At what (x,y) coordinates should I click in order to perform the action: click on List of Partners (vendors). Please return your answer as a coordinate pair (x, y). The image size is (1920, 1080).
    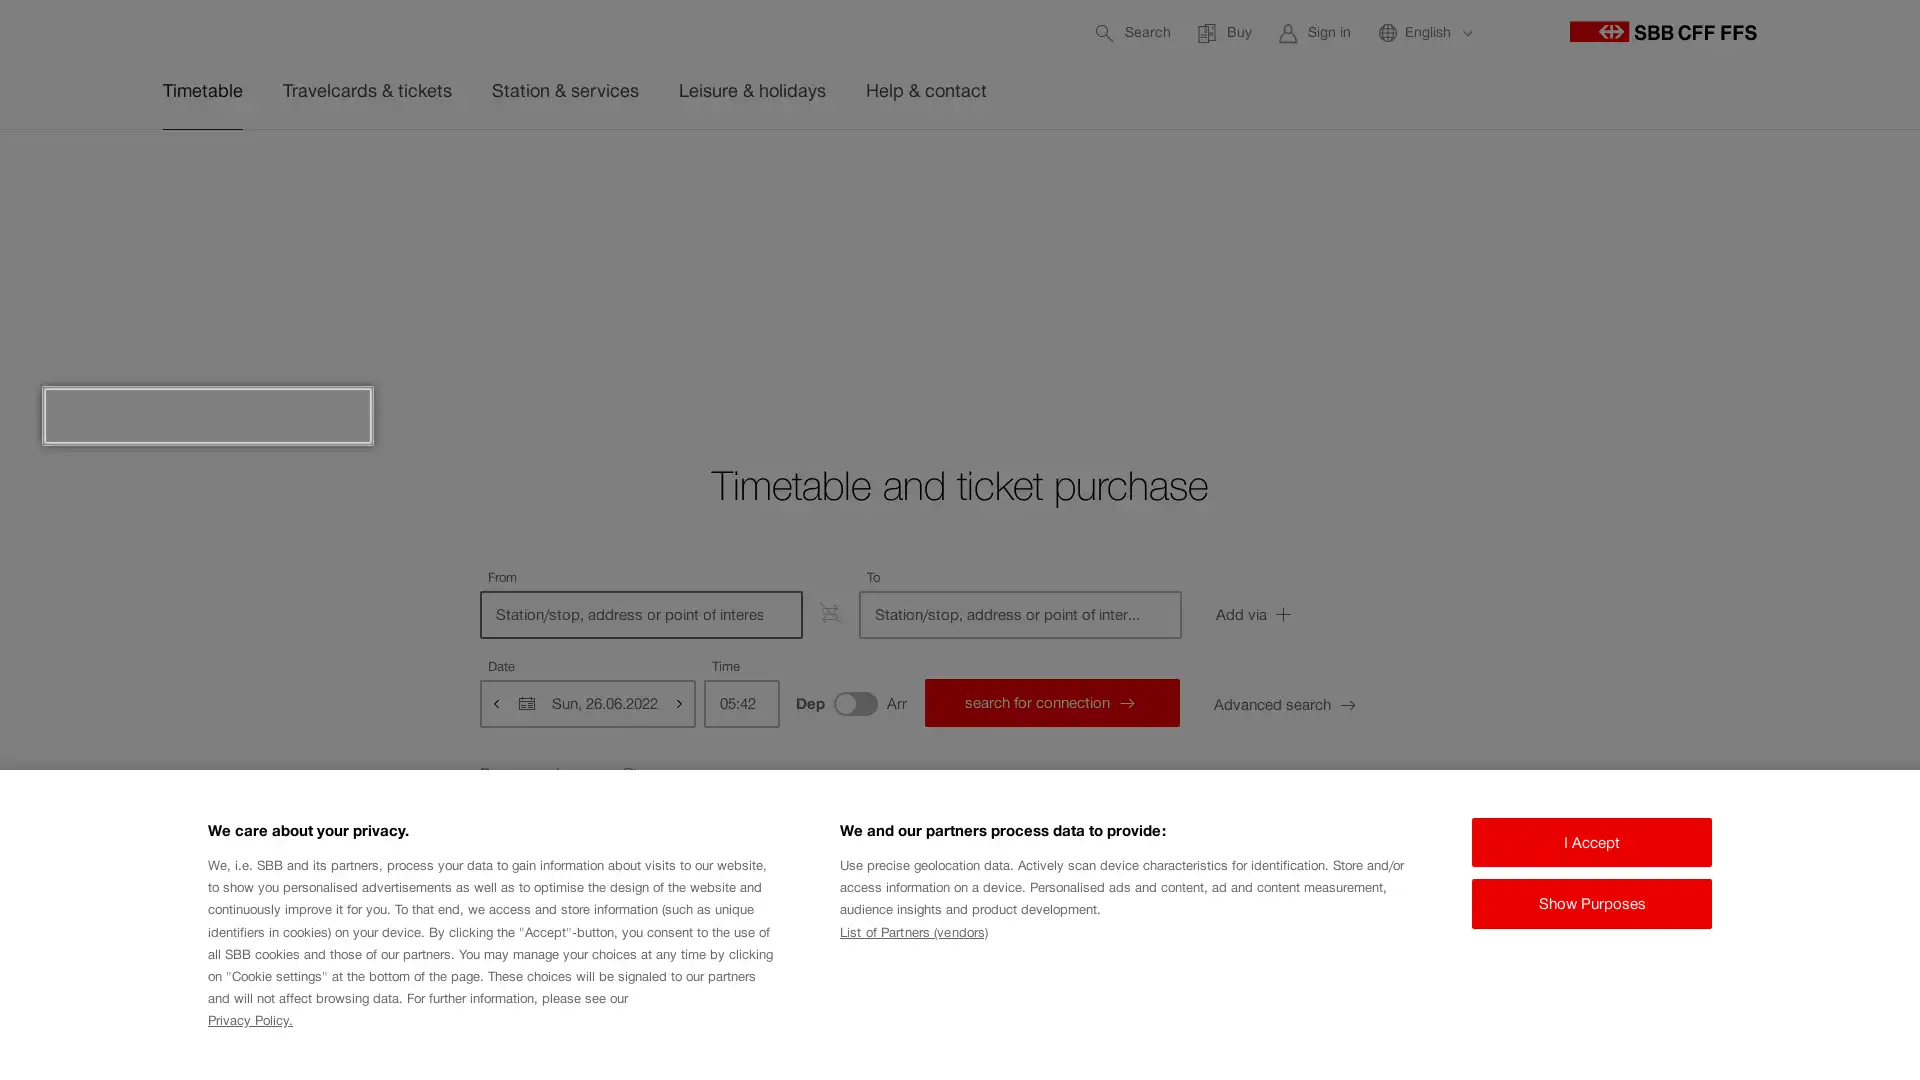
    Looking at the image, I should click on (912, 932).